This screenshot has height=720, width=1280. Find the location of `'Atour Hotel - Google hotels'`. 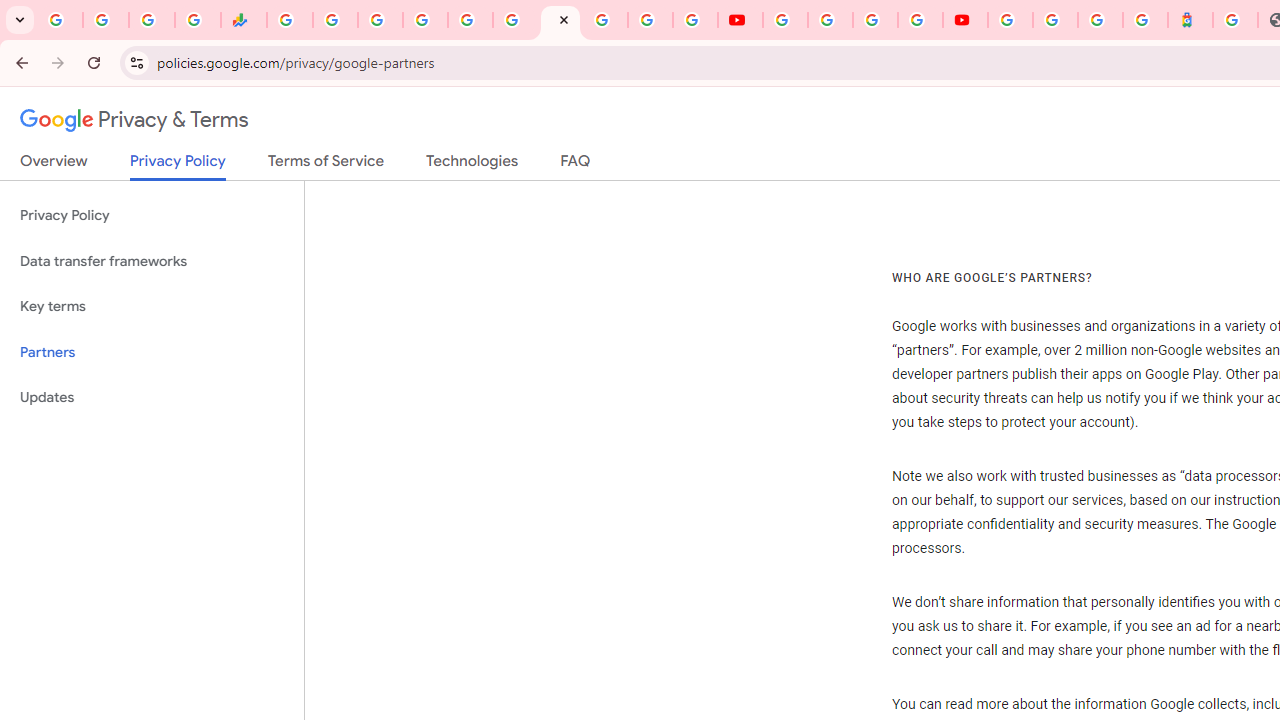

'Atour Hotel - Google hotels' is located at coordinates (1190, 20).